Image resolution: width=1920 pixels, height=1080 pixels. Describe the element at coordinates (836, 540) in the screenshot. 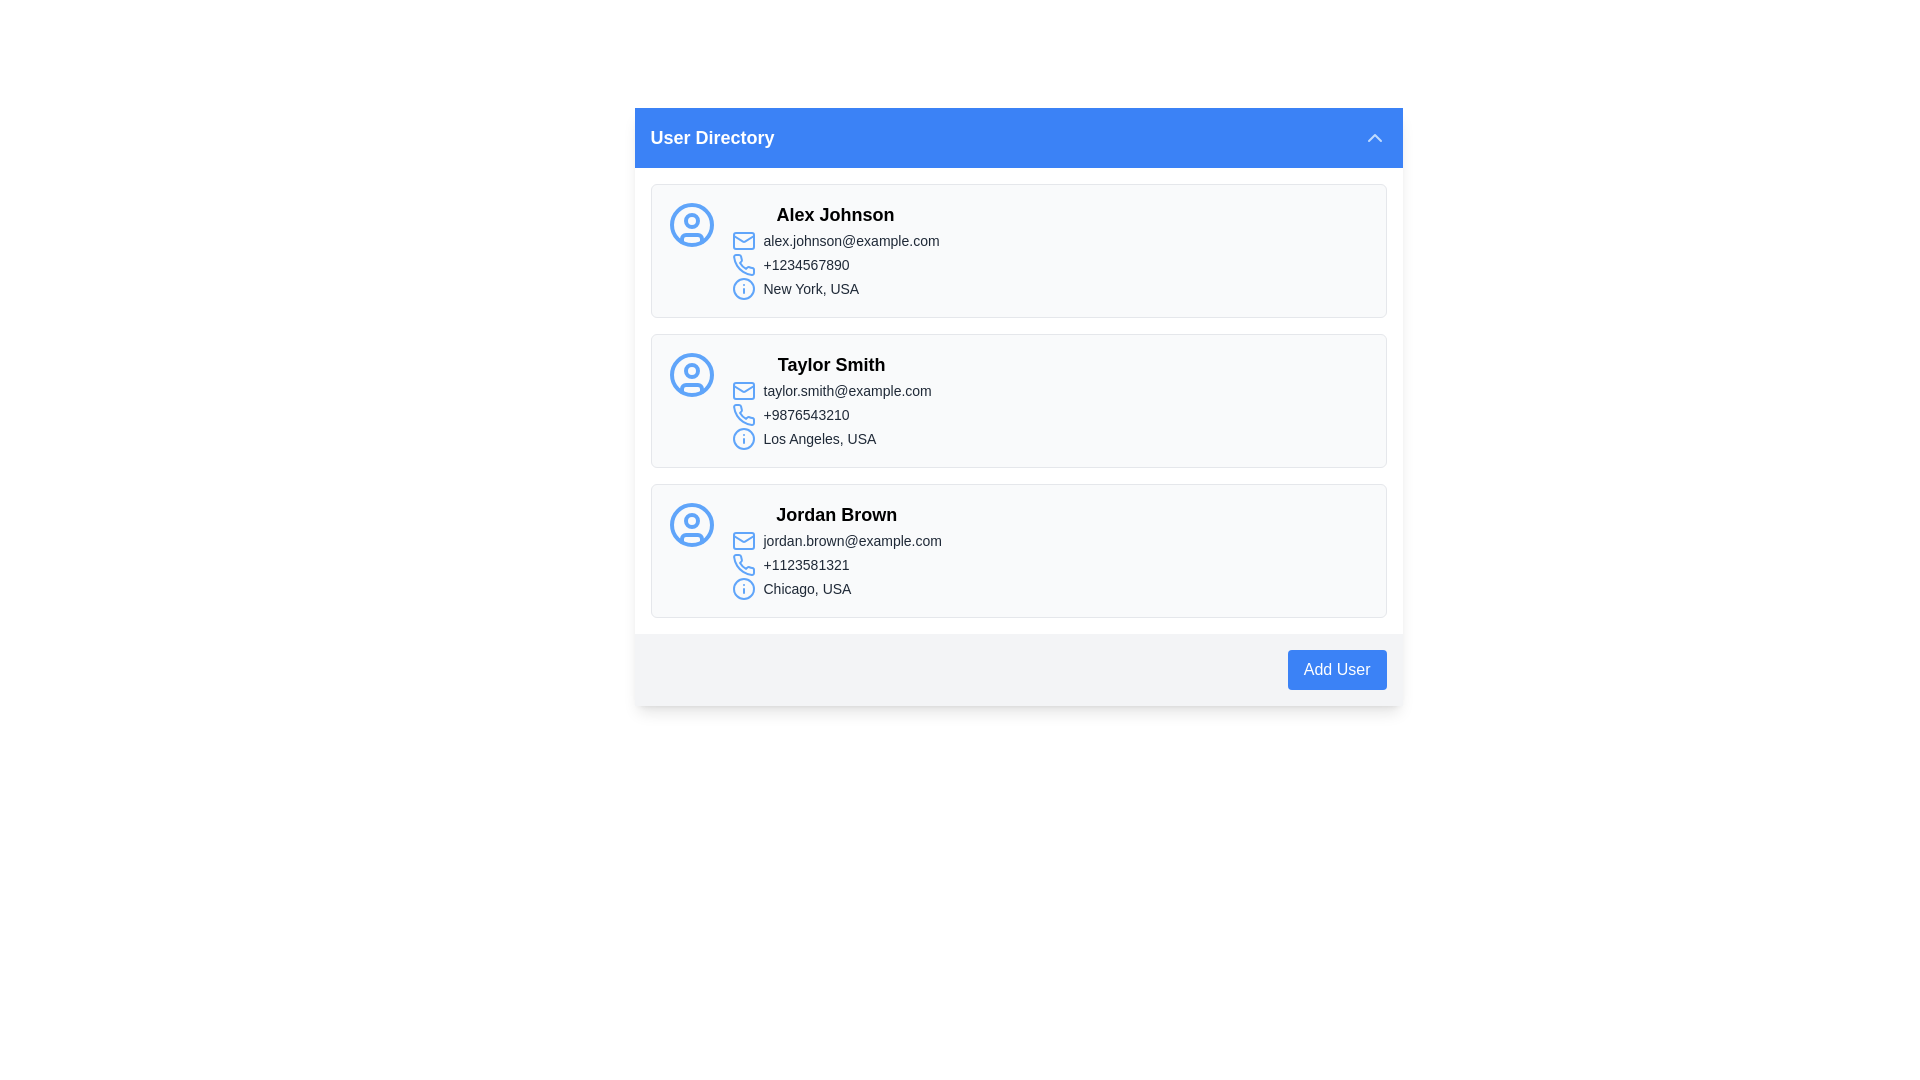

I see `text element displaying the email address 'jordan.brown@example.com' located in the third user's information card beneath the name 'Jordan Brown'` at that location.